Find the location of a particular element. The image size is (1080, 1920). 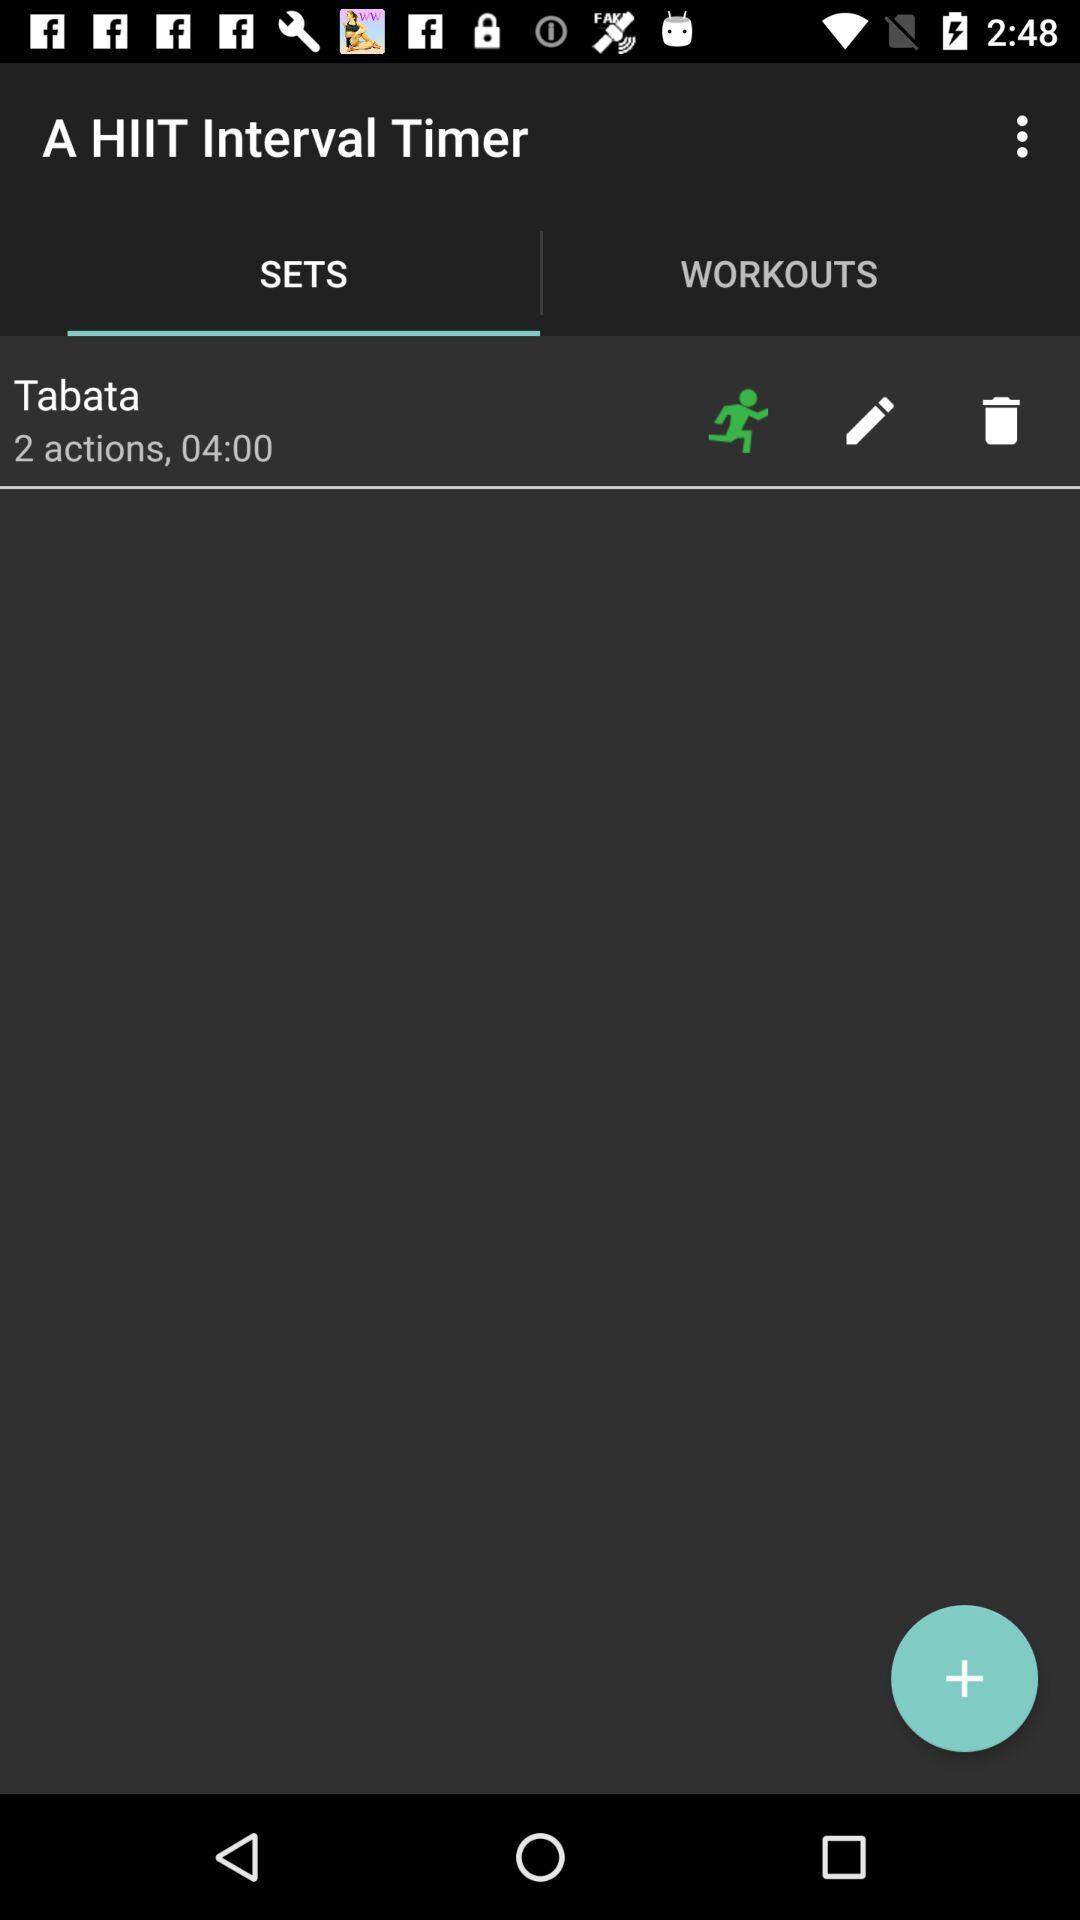

see workouts is located at coordinates (738, 419).